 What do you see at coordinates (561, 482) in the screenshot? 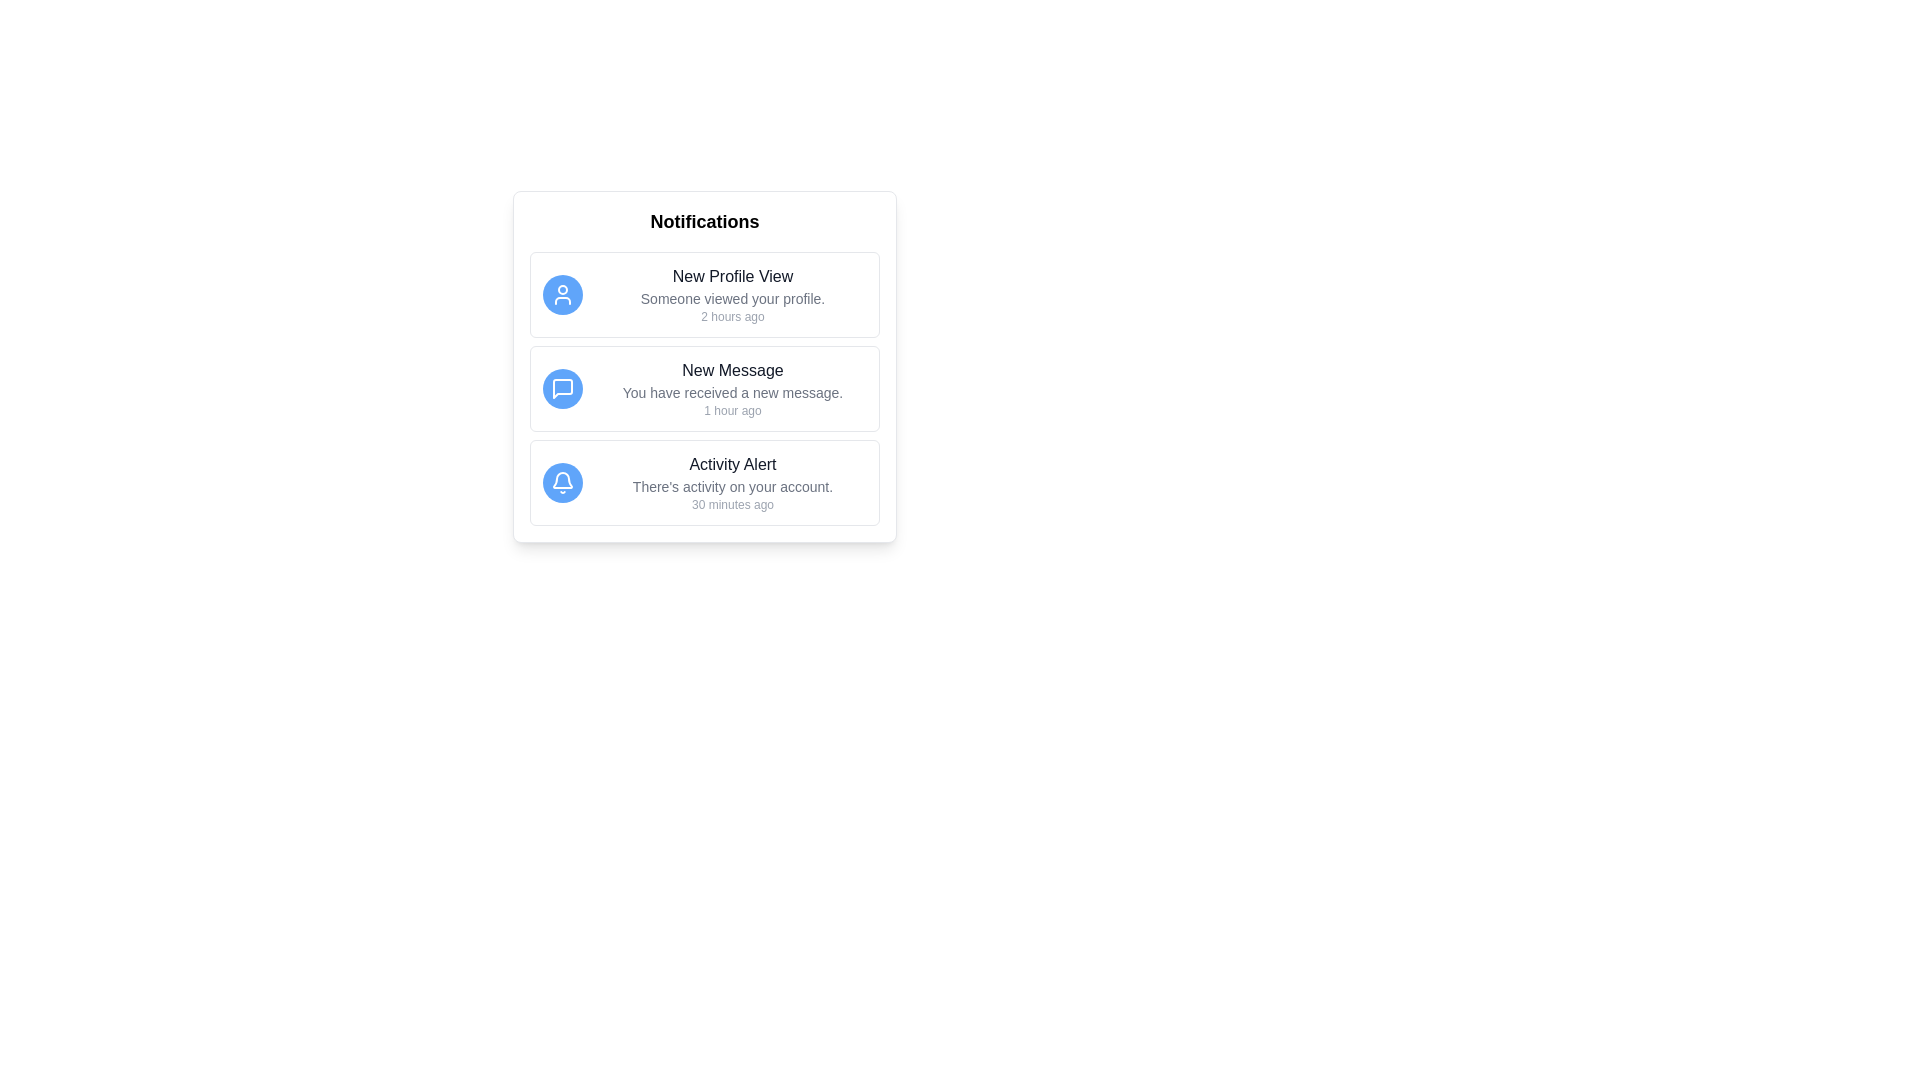
I see `the circular blue icon button with a white bell icon located at the left side of the 'Activity Alert' notification row` at bounding box center [561, 482].